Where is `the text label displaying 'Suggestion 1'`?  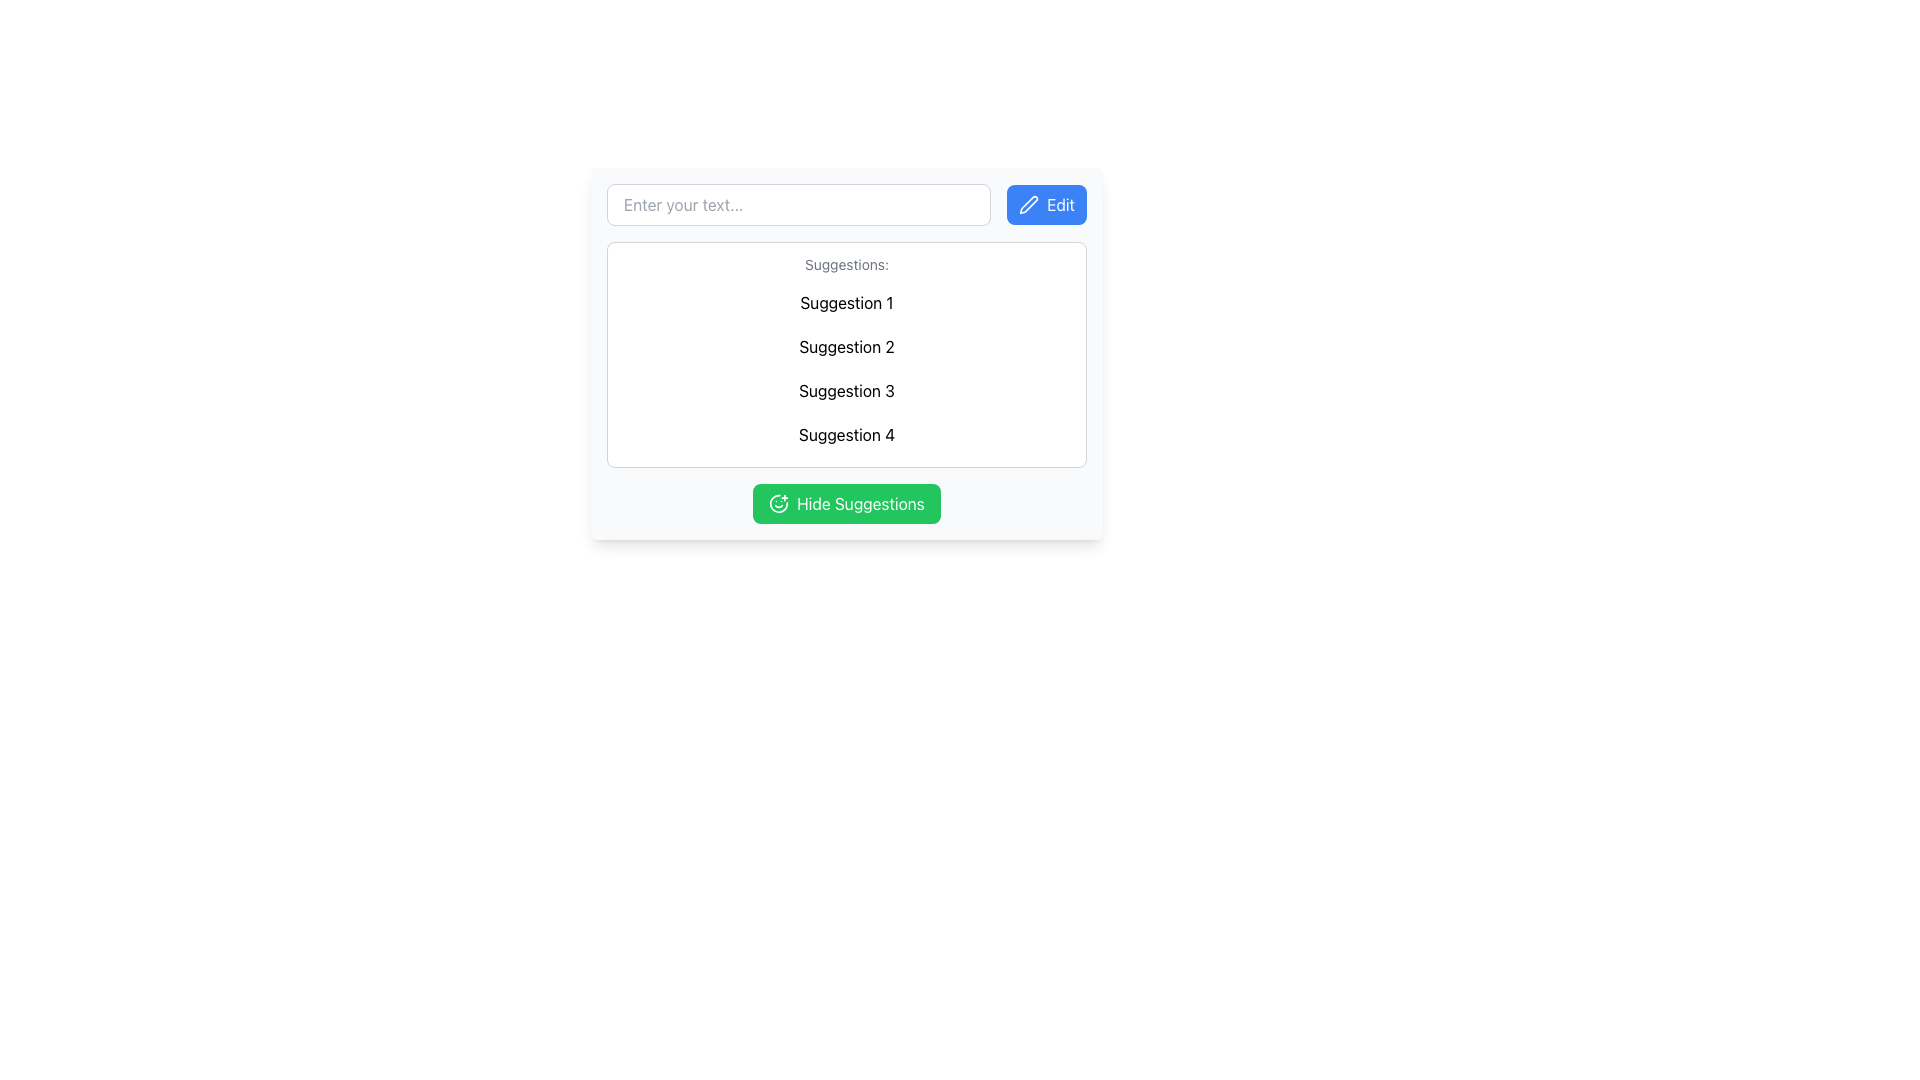 the text label displaying 'Suggestion 1' is located at coordinates (846, 303).